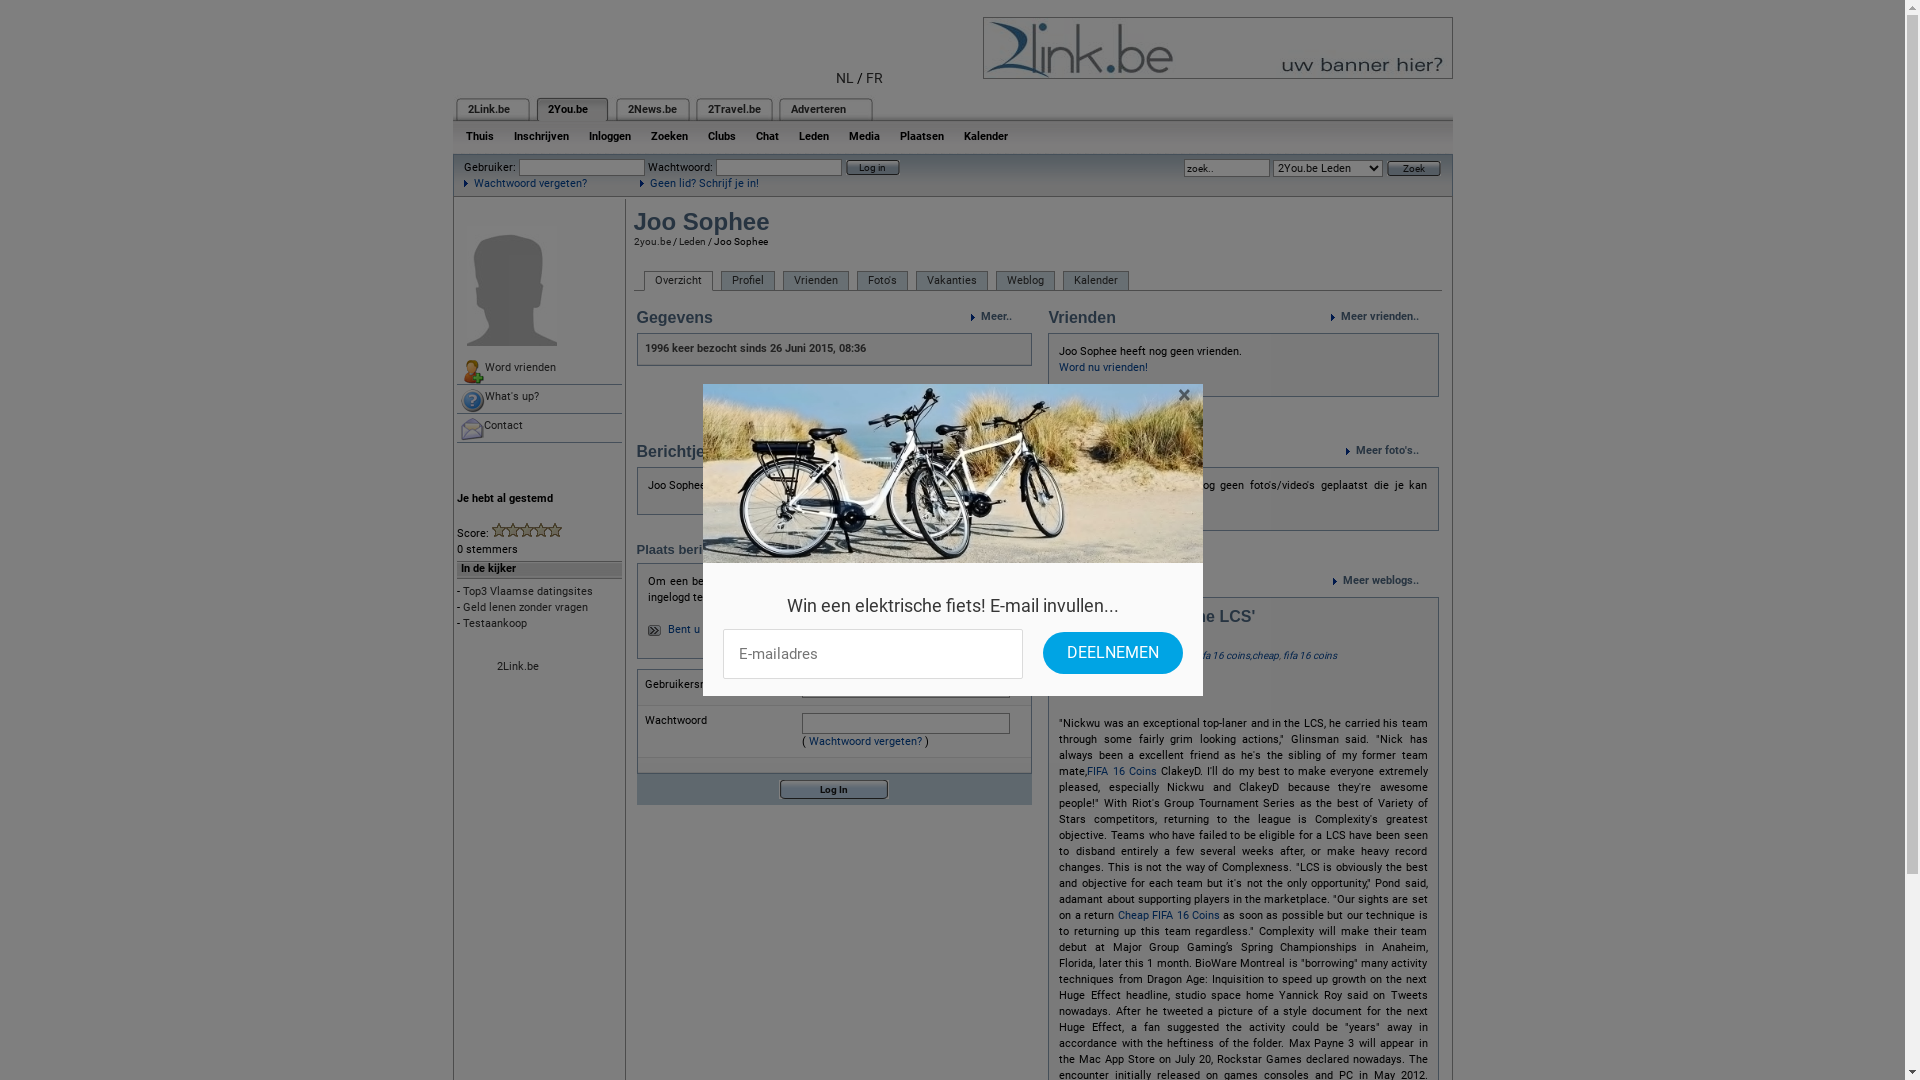 This screenshot has width=1920, height=1080. I want to click on 'fifa 16 coins,buy', so click(1156, 655).